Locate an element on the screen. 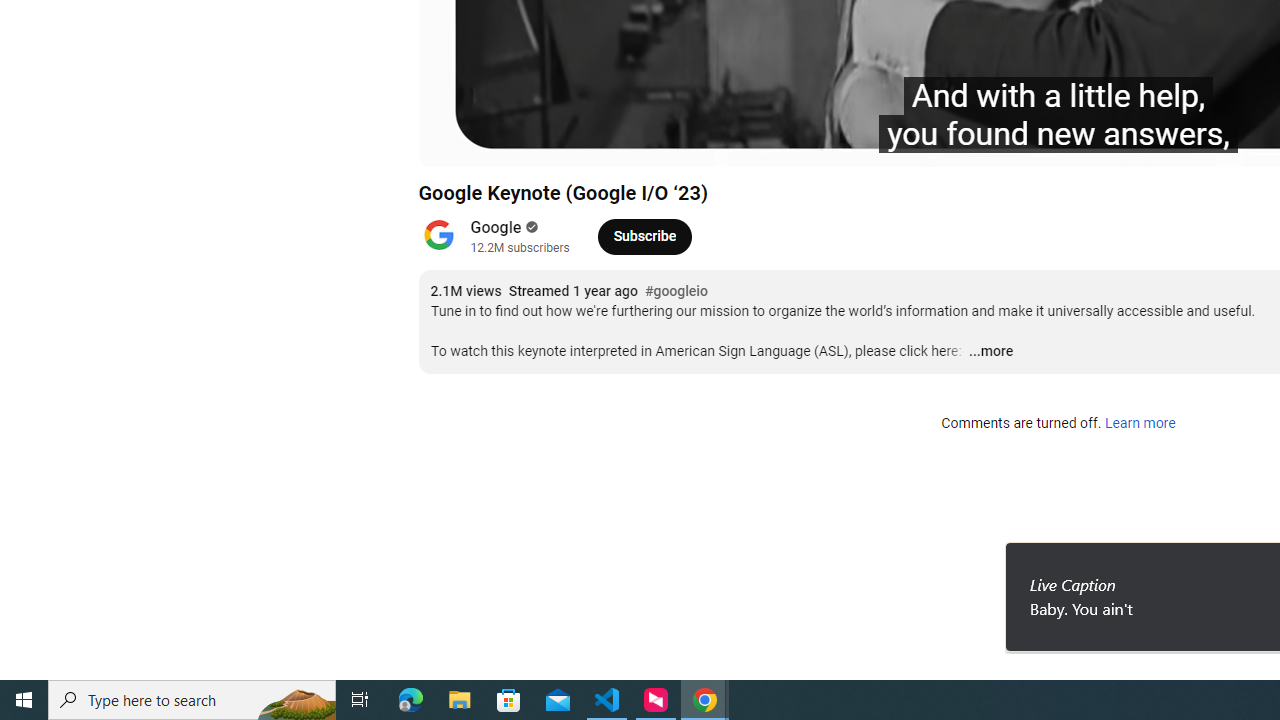 The height and width of the screenshot is (720, 1280). 'Learn more' is located at coordinates (1139, 423).